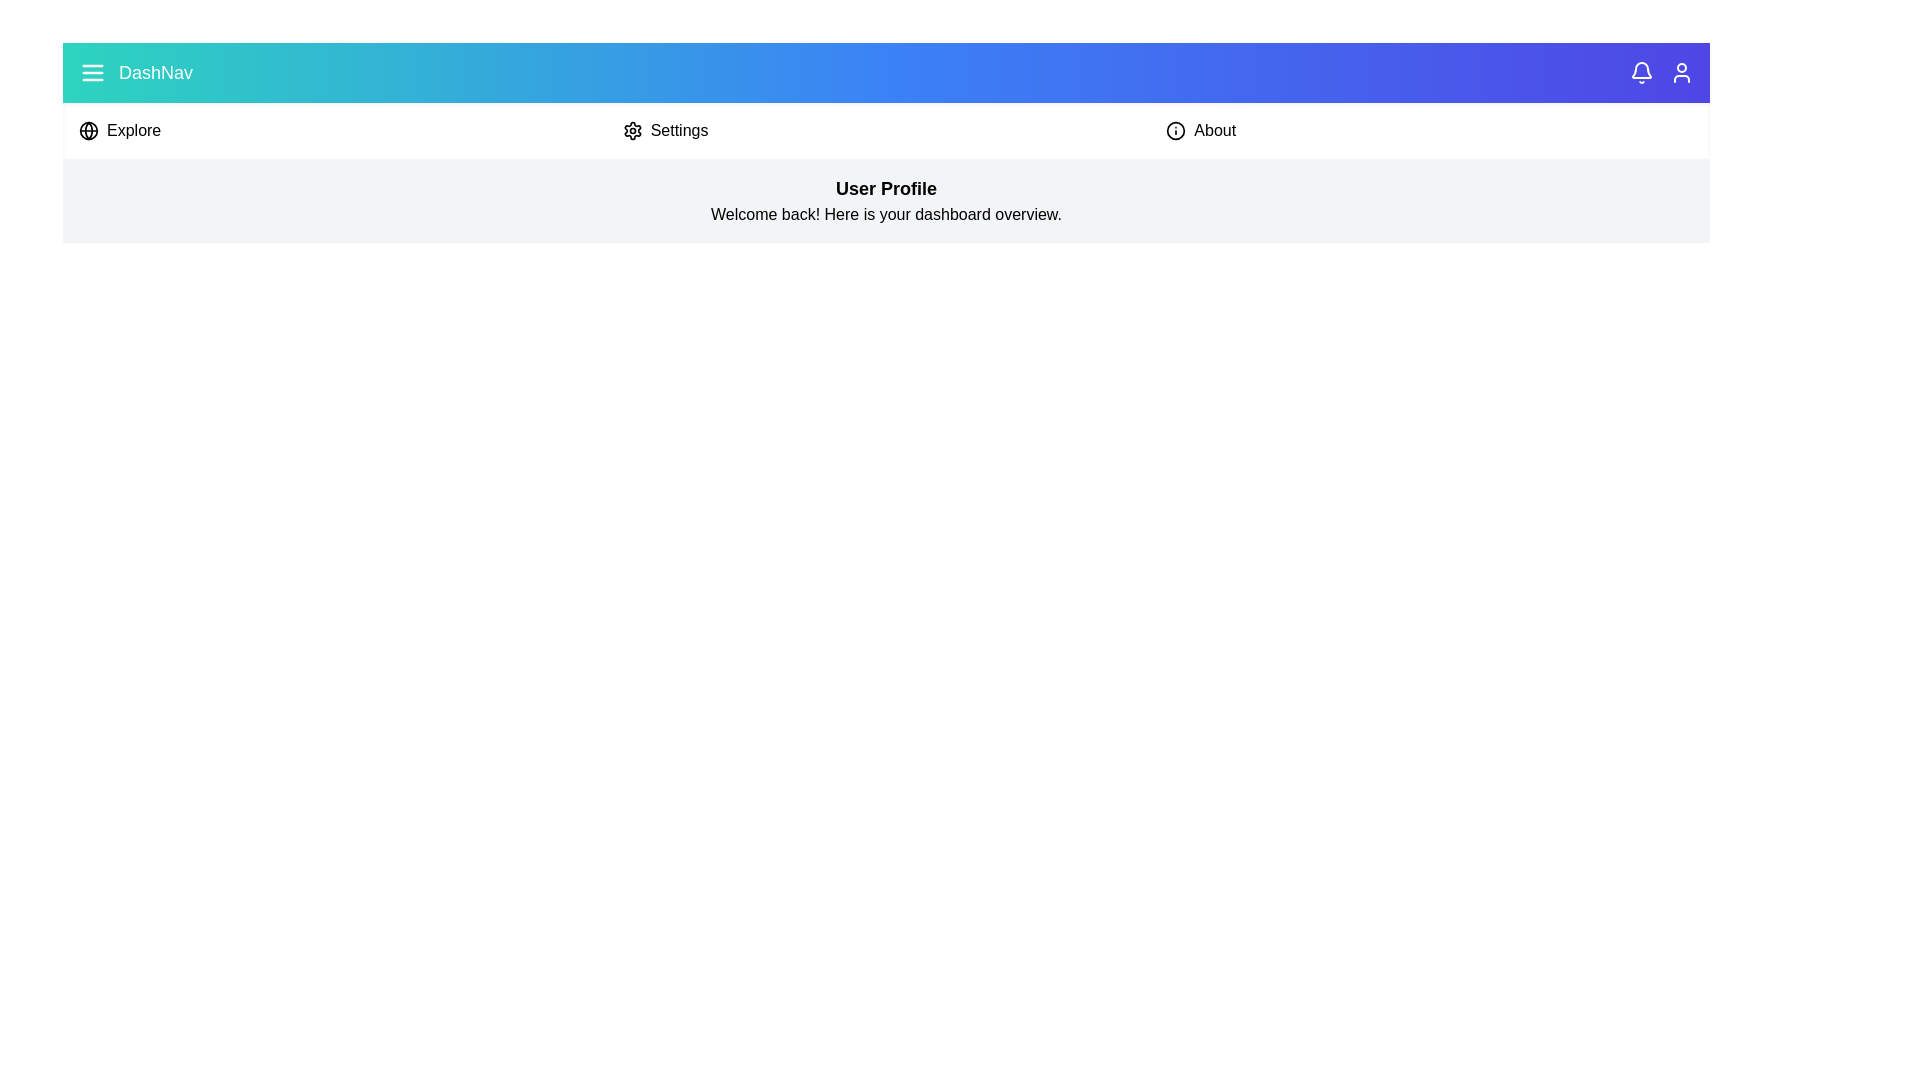 The height and width of the screenshot is (1080, 1920). Describe the element at coordinates (1429, 131) in the screenshot. I see `the 'About' button in the menu` at that location.